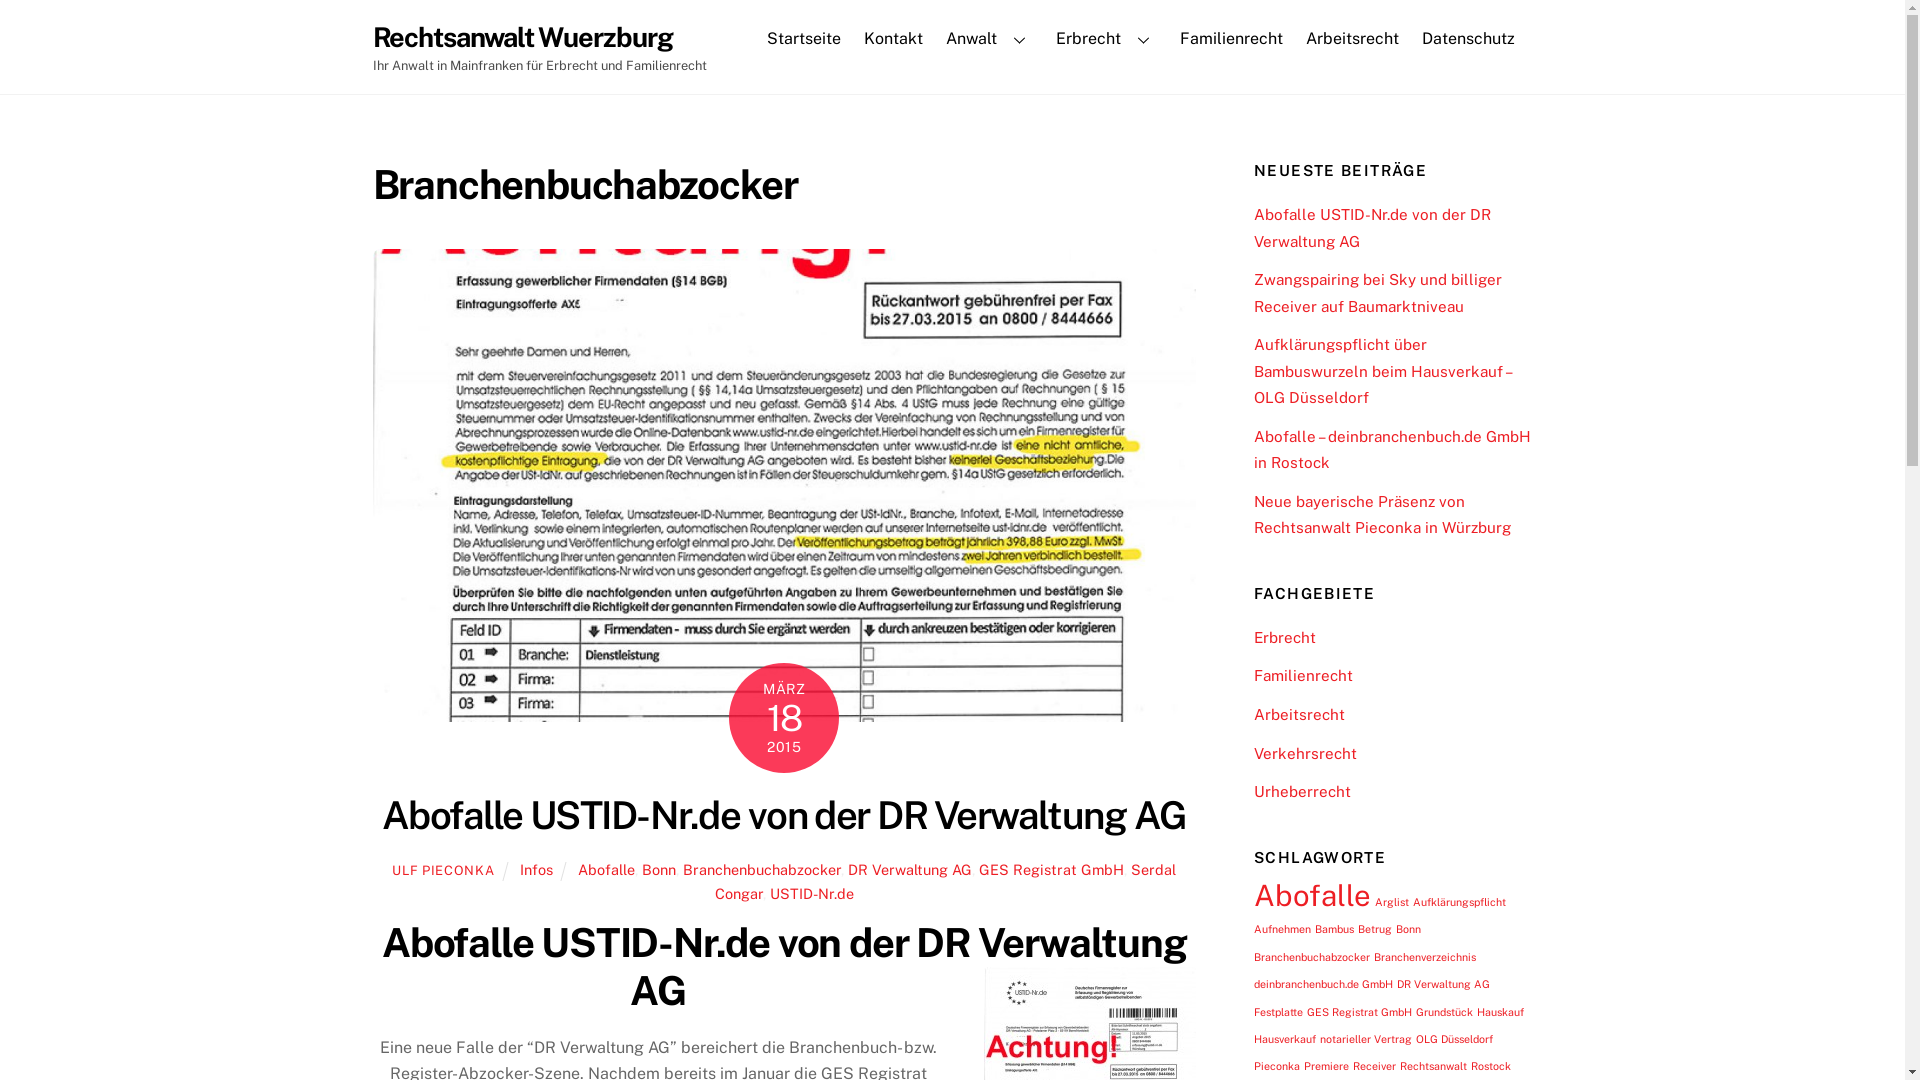  What do you see at coordinates (1373, 902) in the screenshot?
I see `'Arglist'` at bounding box center [1373, 902].